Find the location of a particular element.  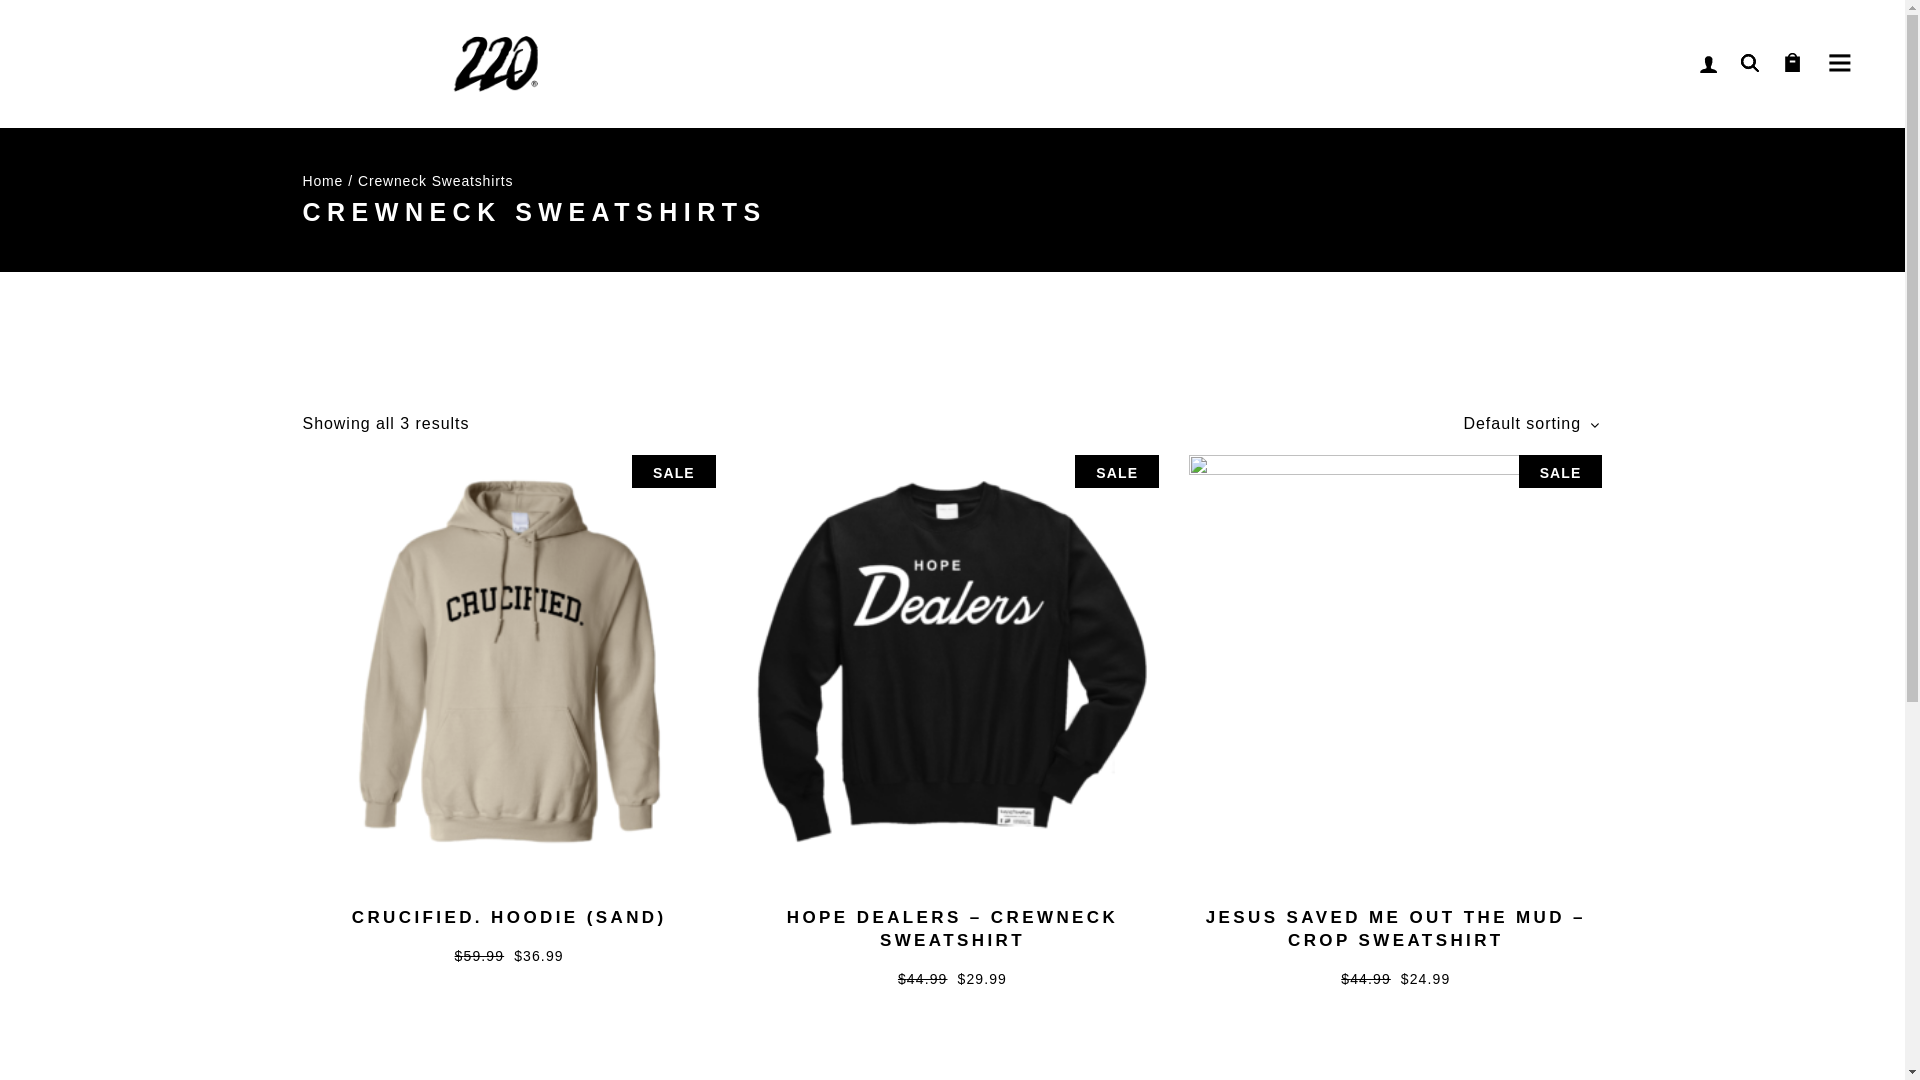

'Home' is located at coordinates (301, 180).